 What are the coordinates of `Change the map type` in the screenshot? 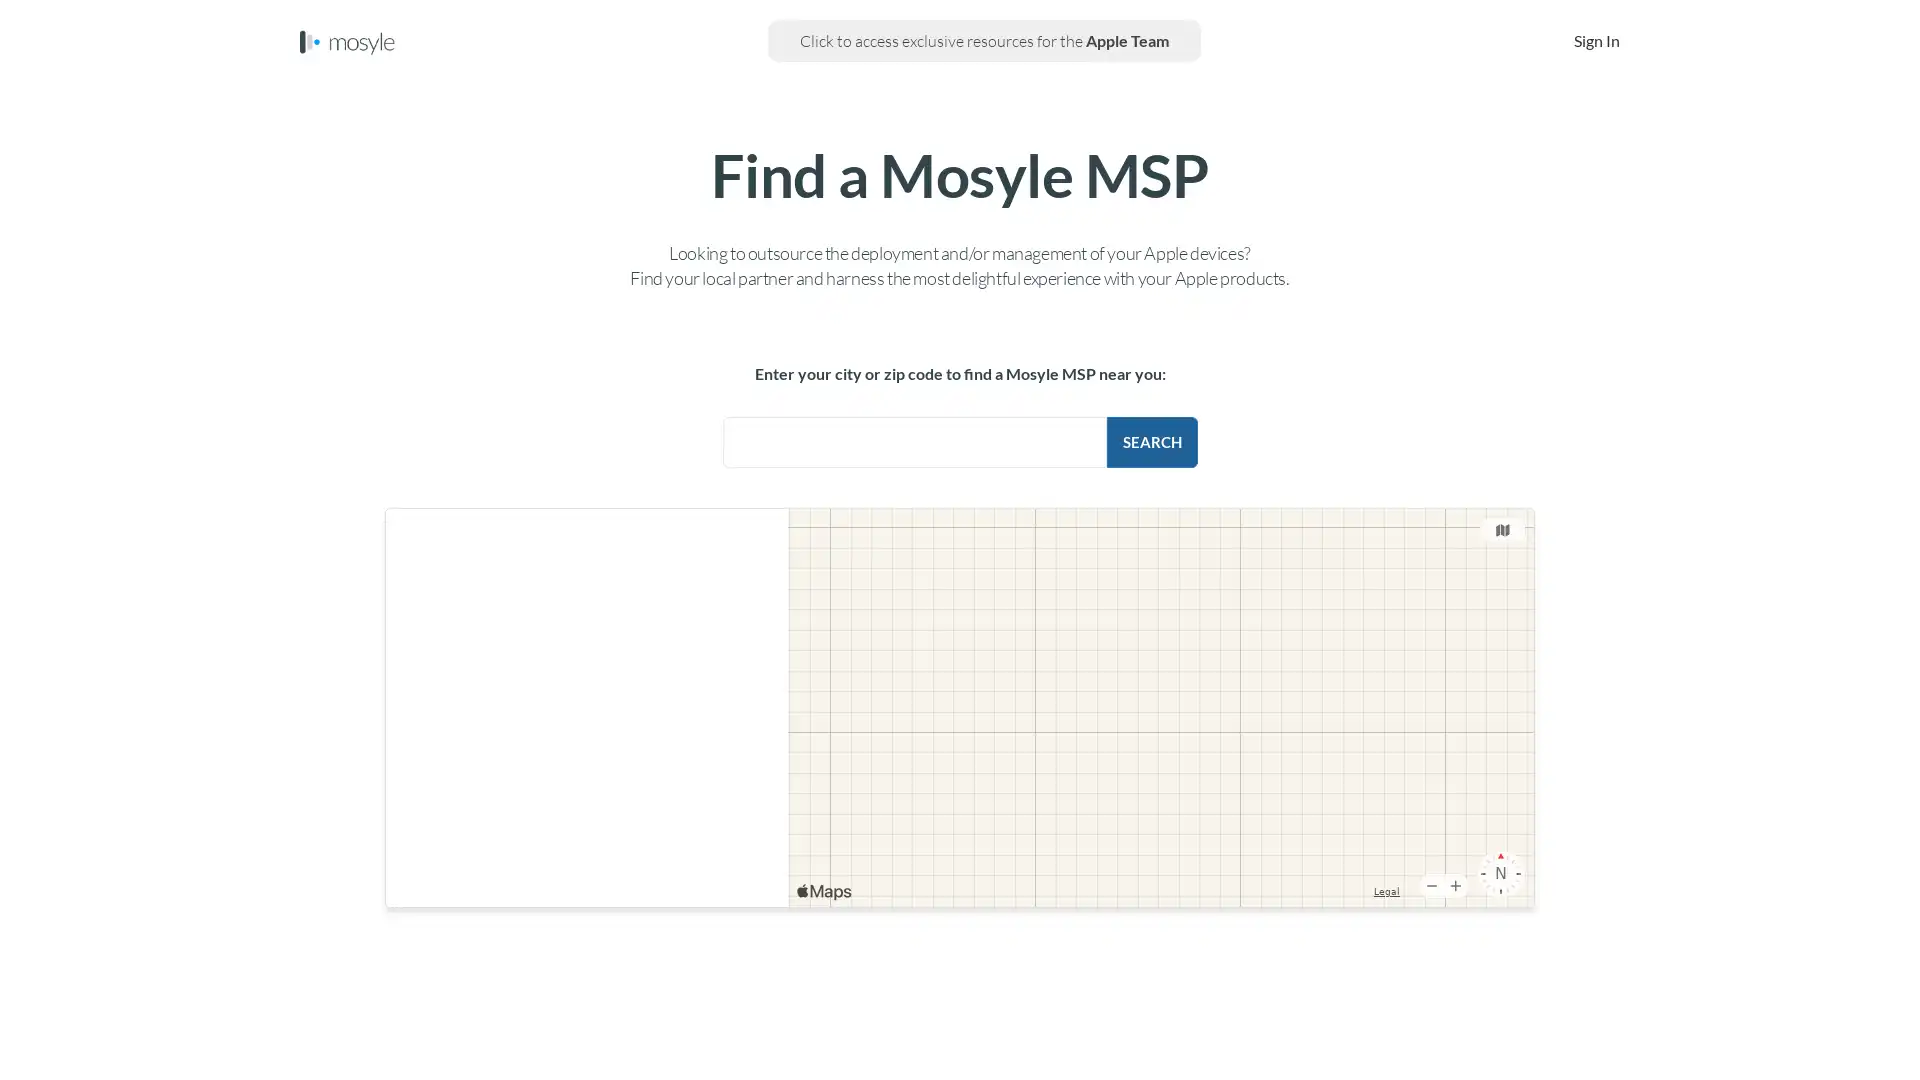 It's located at (1501, 528).